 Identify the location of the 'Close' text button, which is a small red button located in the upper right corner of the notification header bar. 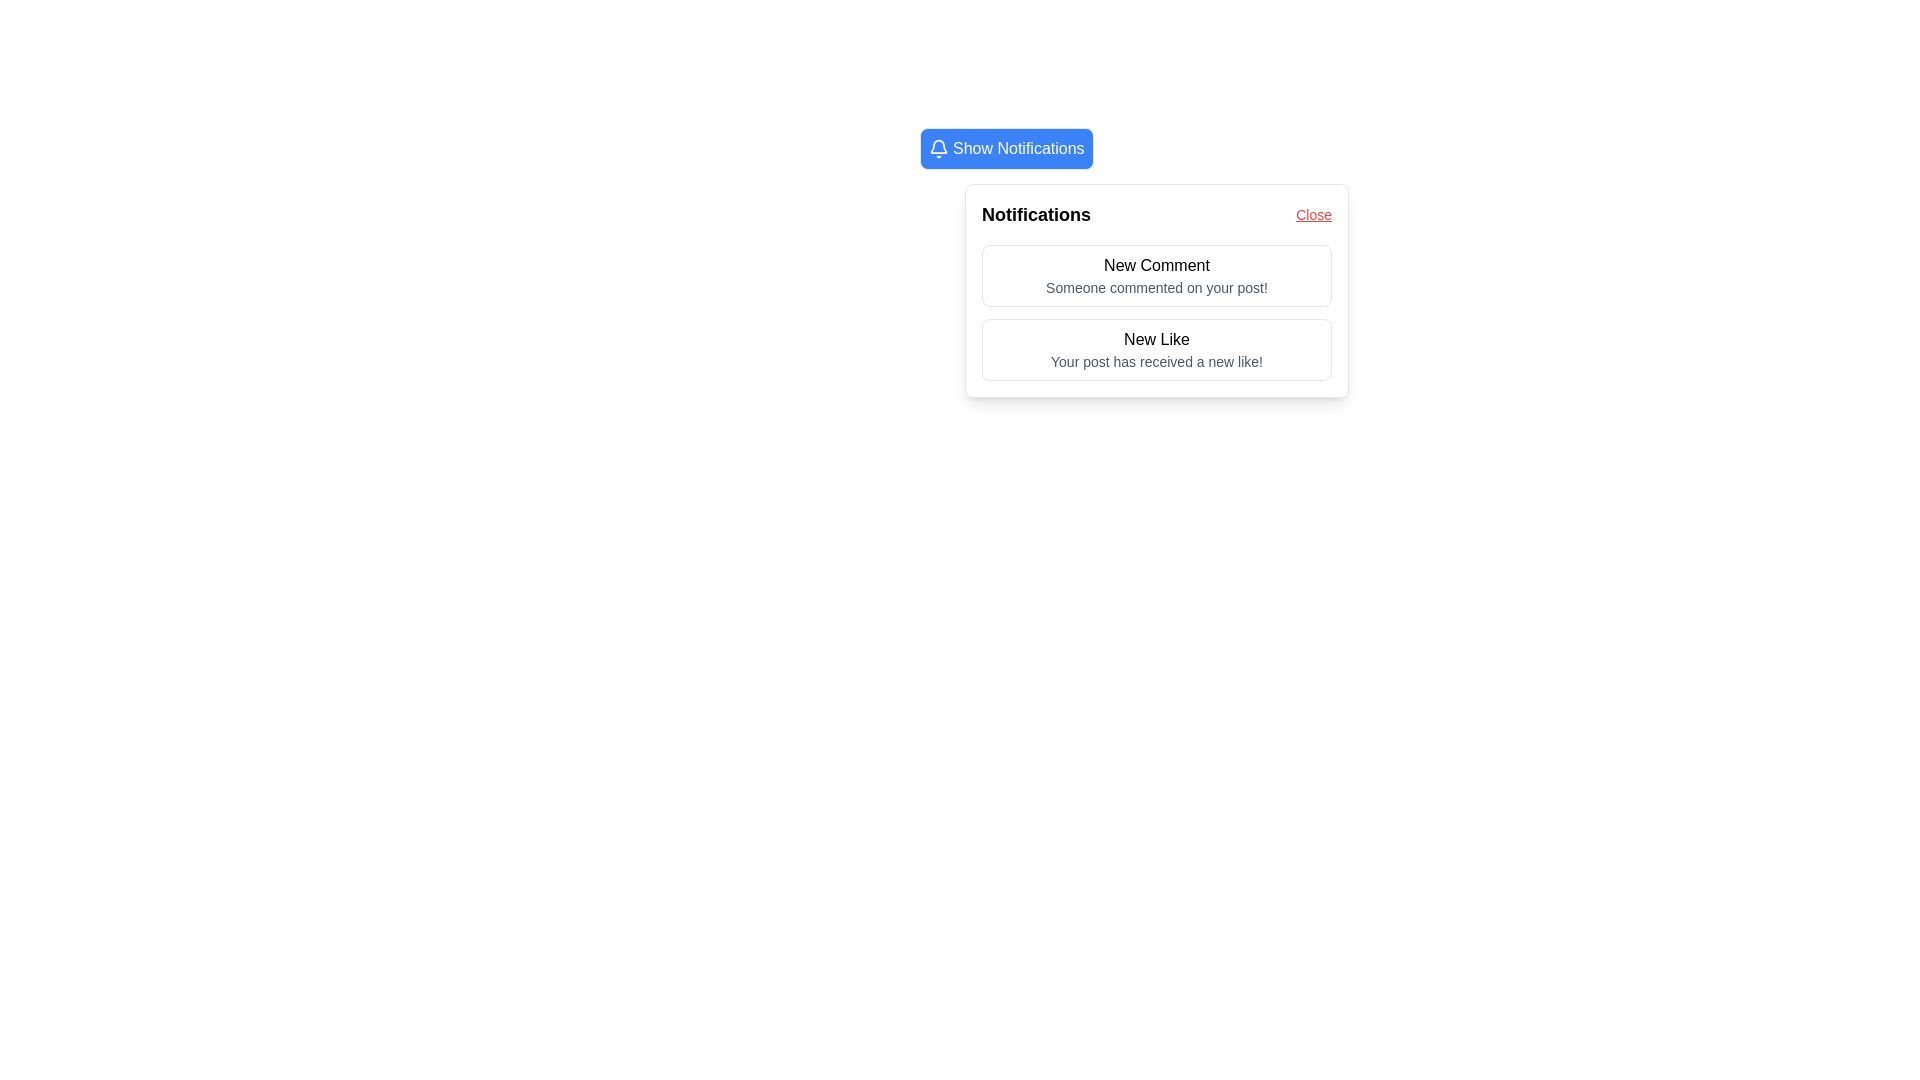
(1314, 215).